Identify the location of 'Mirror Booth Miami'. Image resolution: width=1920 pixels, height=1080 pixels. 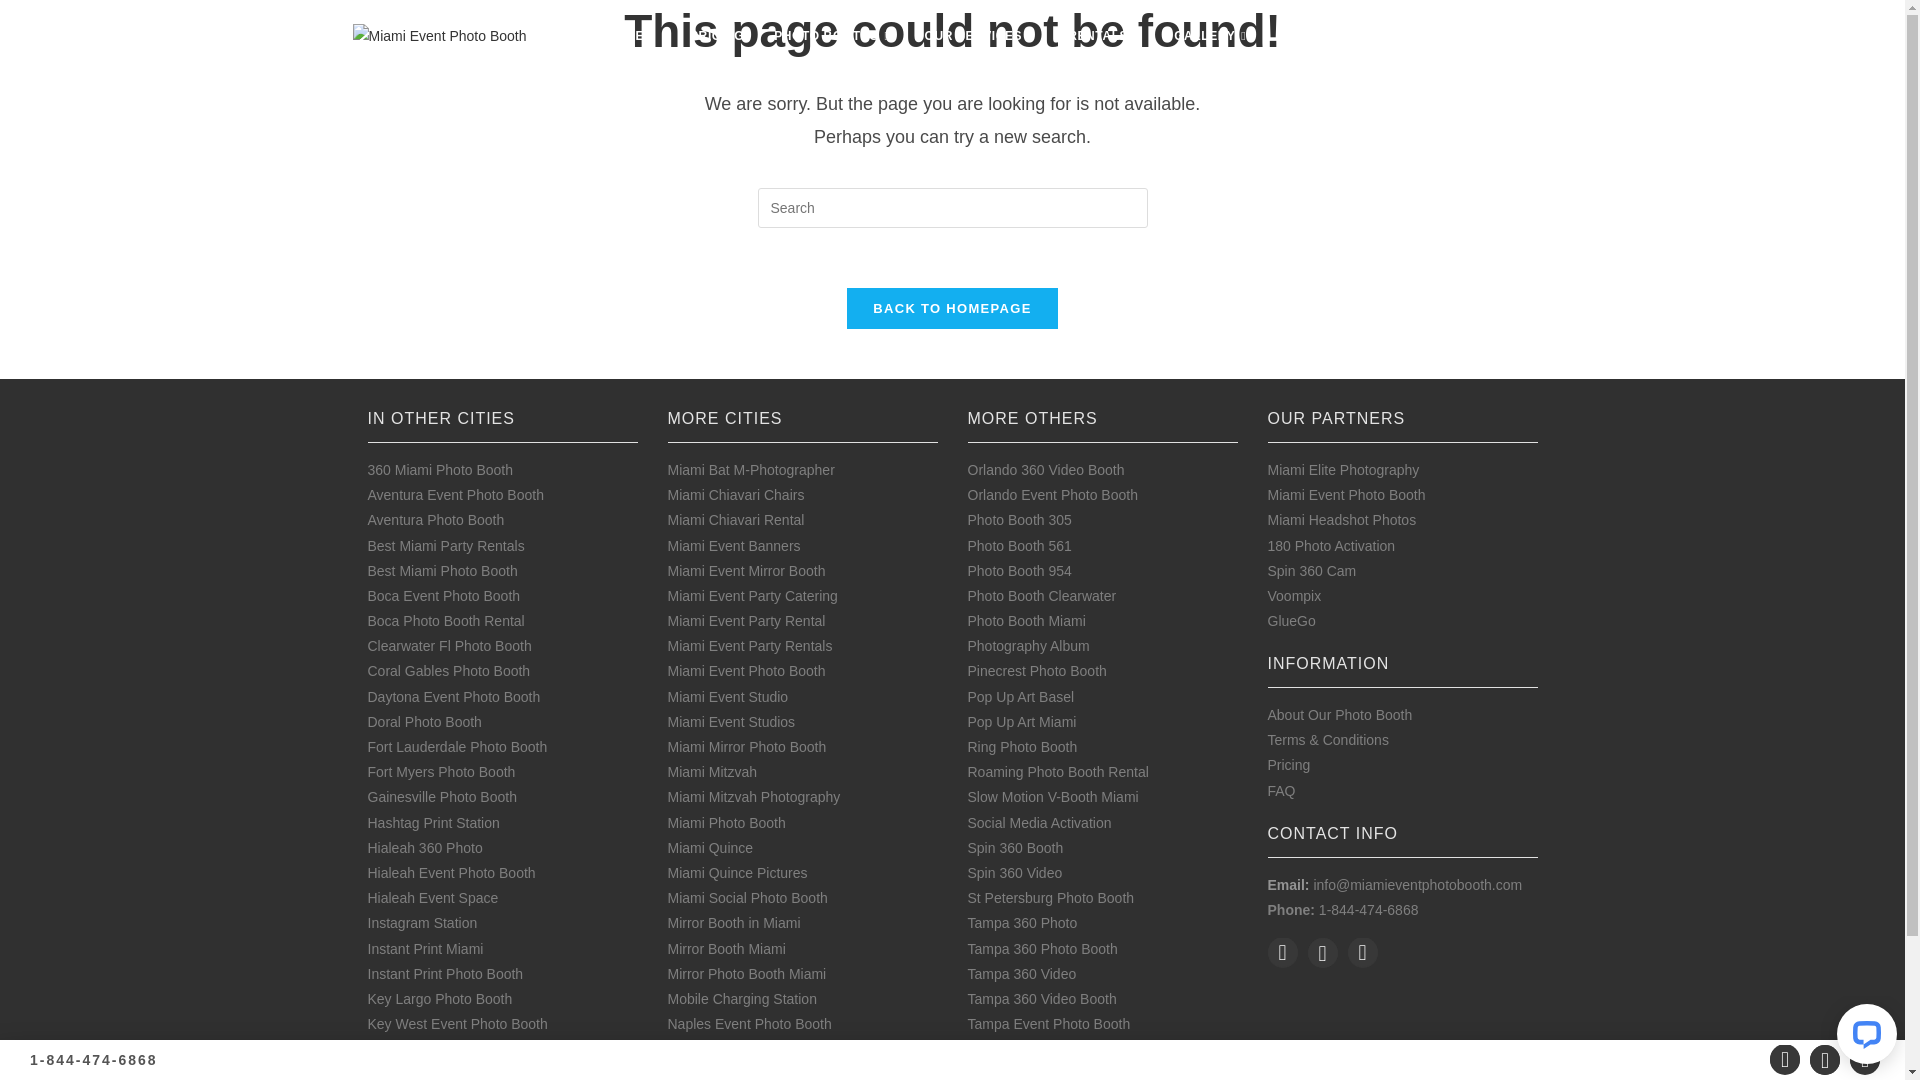
(725, 947).